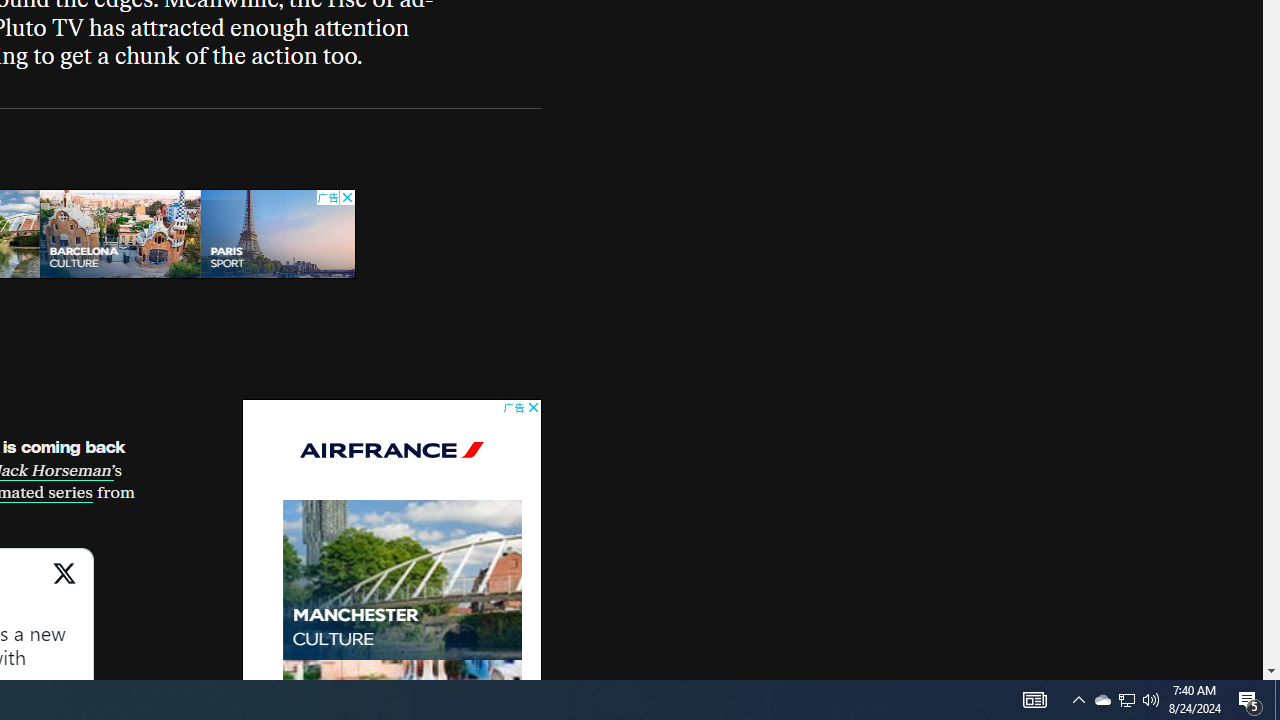 The image size is (1280, 720). I want to click on 'View on X', so click(64, 584).